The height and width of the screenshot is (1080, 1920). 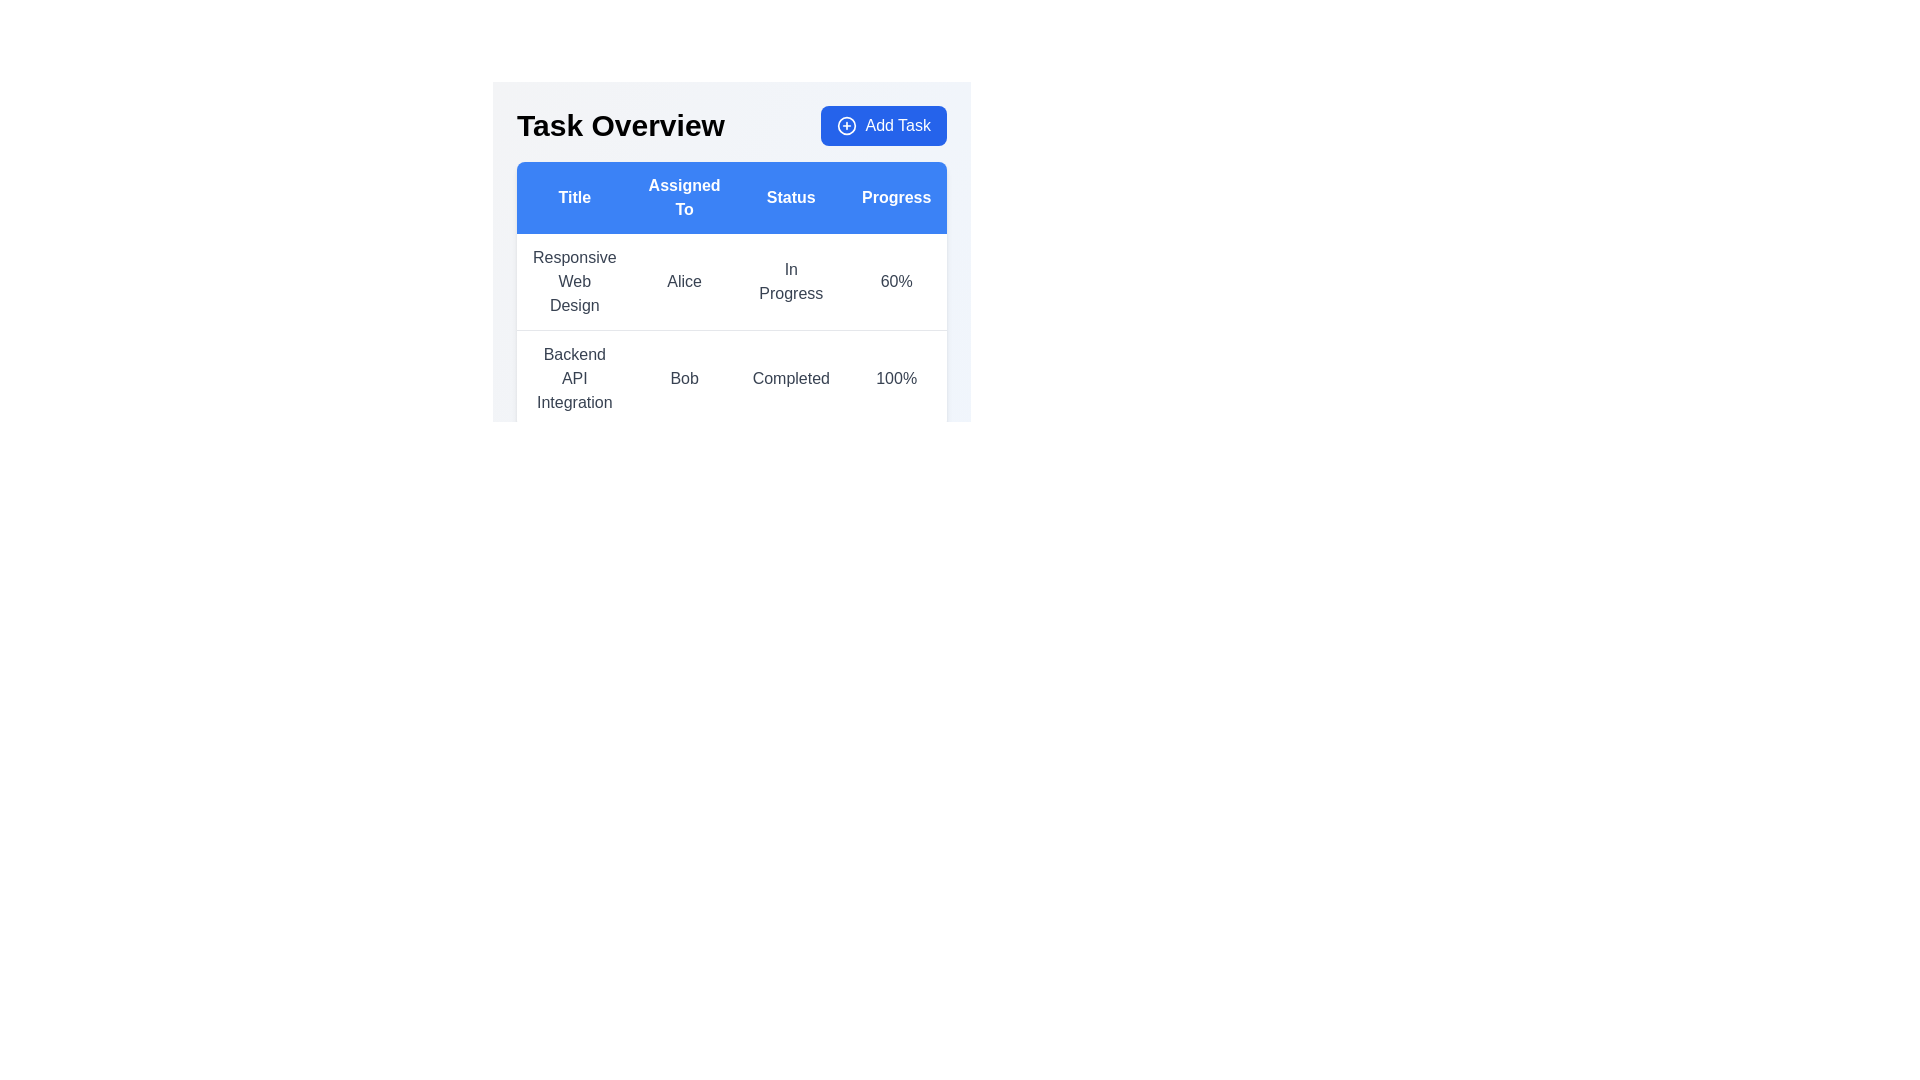 What do you see at coordinates (791, 197) in the screenshot?
I see `the Table Header, which is a horizontal bar with a medium blue background containing segments of the text 'Title', 'Assigned To', 'Status', 'Progress', and 'Actions'` at bounding box center [791, 197].